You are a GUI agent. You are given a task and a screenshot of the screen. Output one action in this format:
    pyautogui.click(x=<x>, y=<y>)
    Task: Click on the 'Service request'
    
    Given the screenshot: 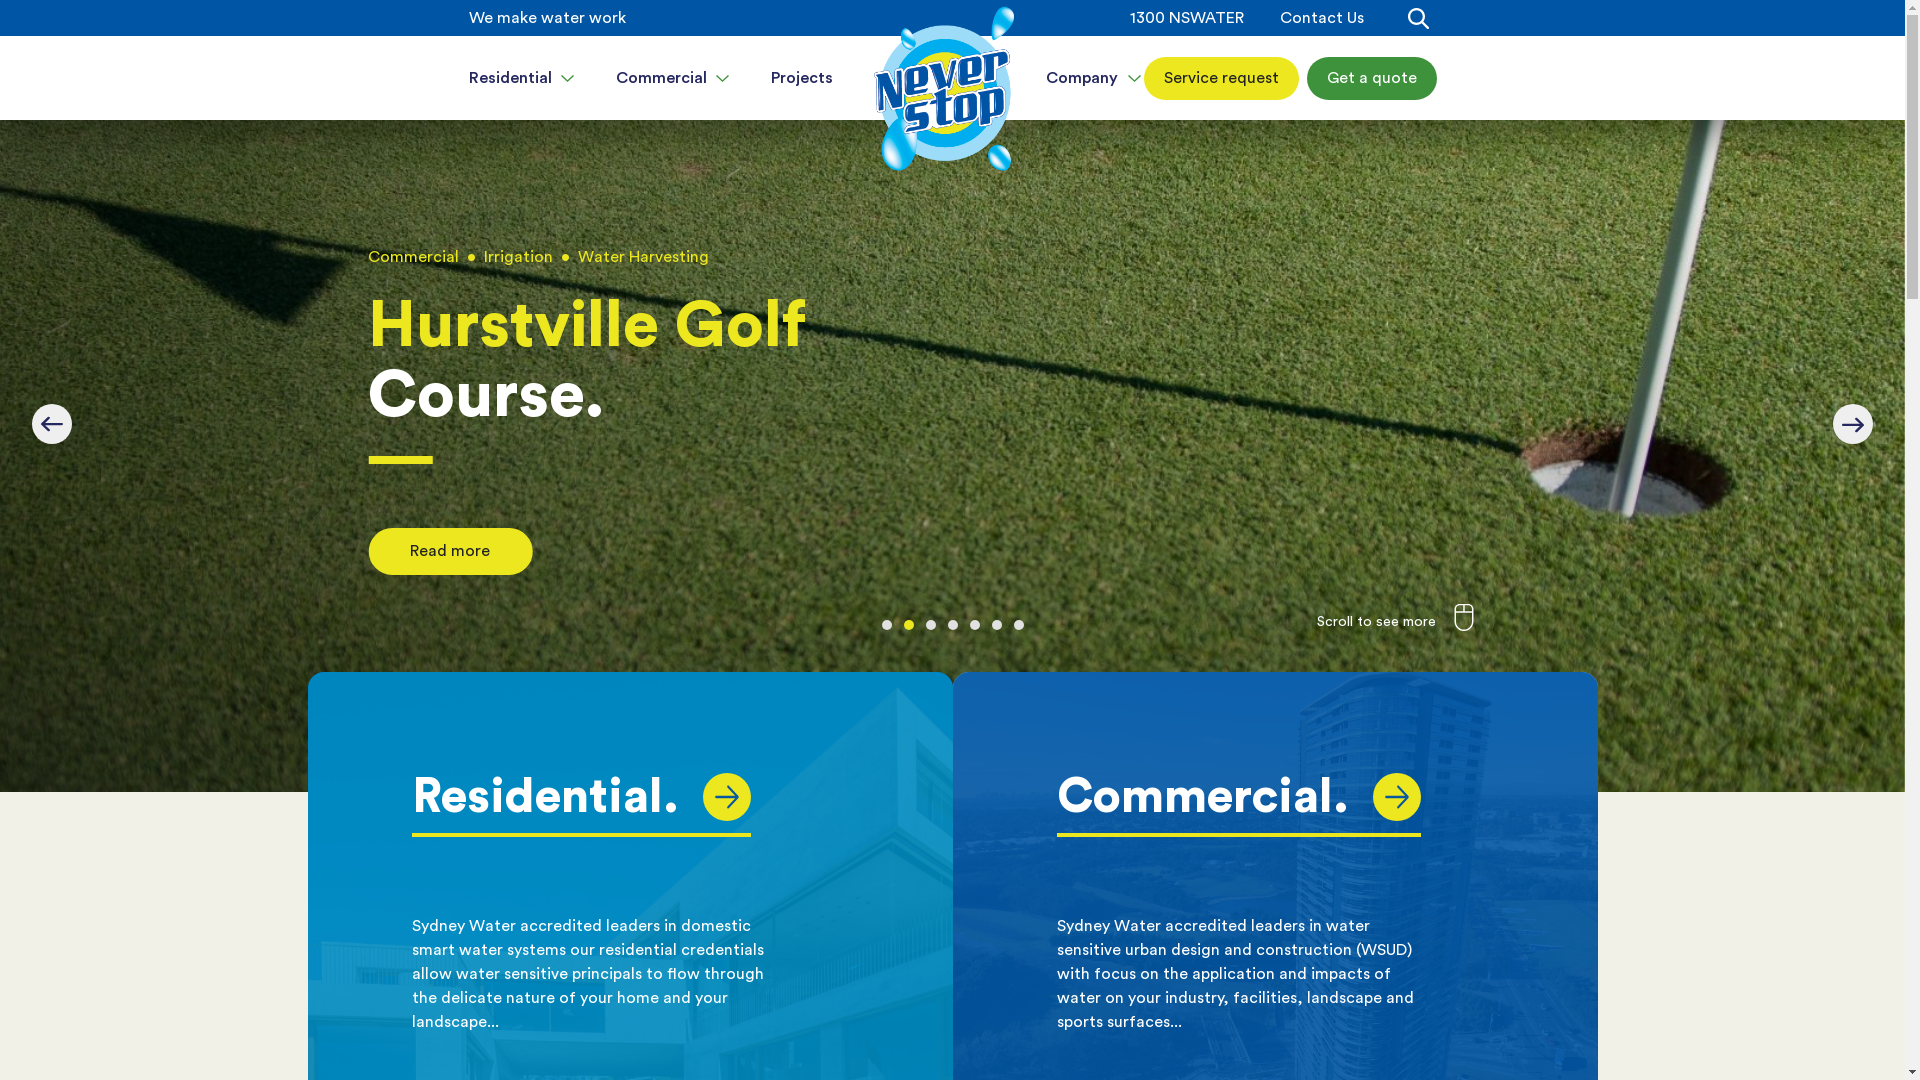 What is the action you would take?
    pyautogui.click(x=1220, y=76)
    